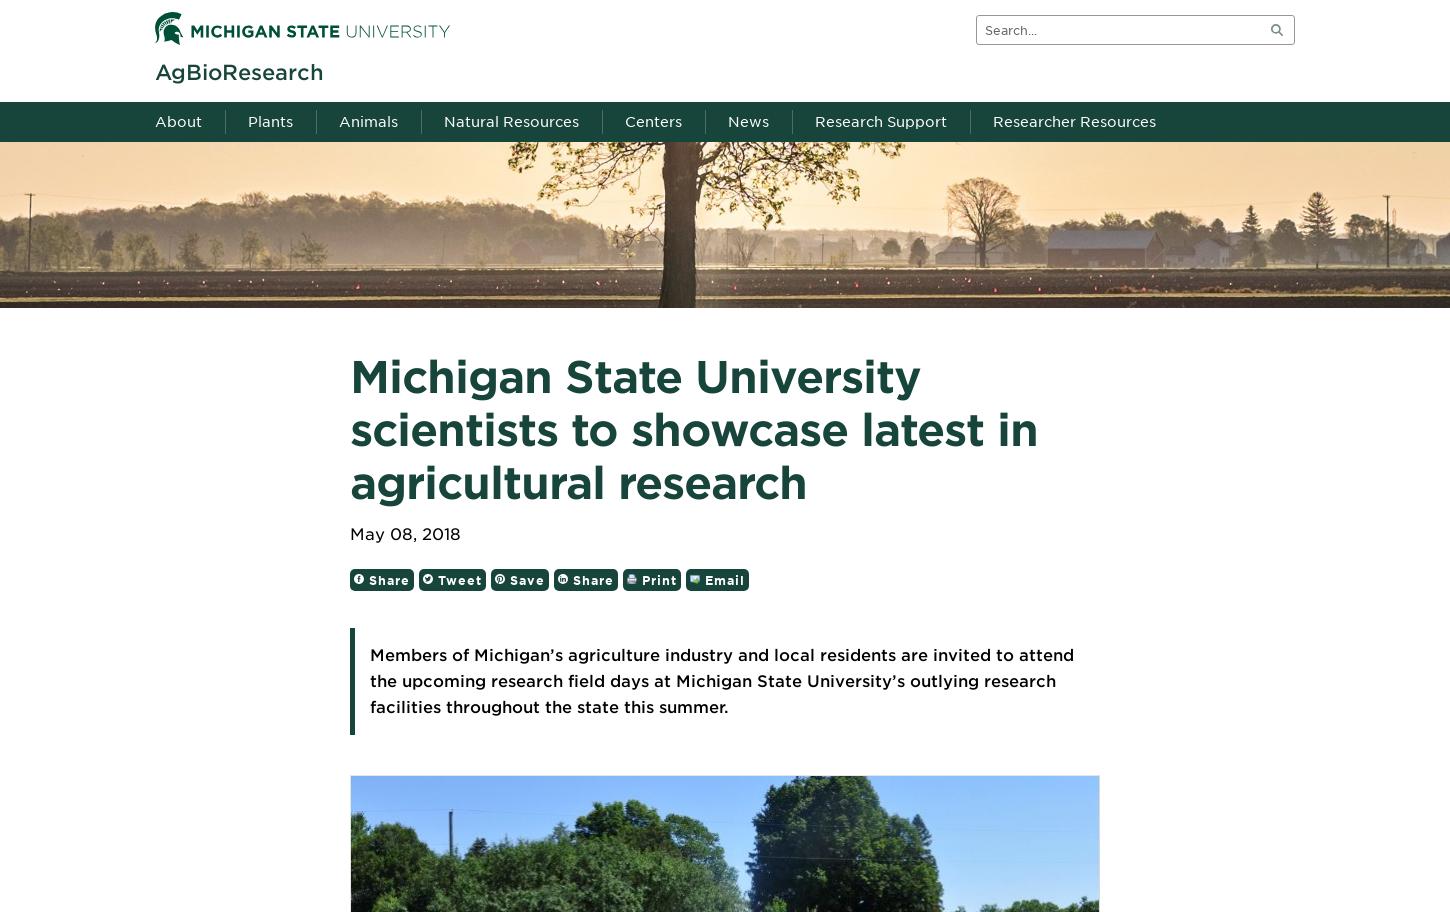  Describe the element at coordinates (511, 121) in the screenshot. I see `'Natural Resources'` at that location.